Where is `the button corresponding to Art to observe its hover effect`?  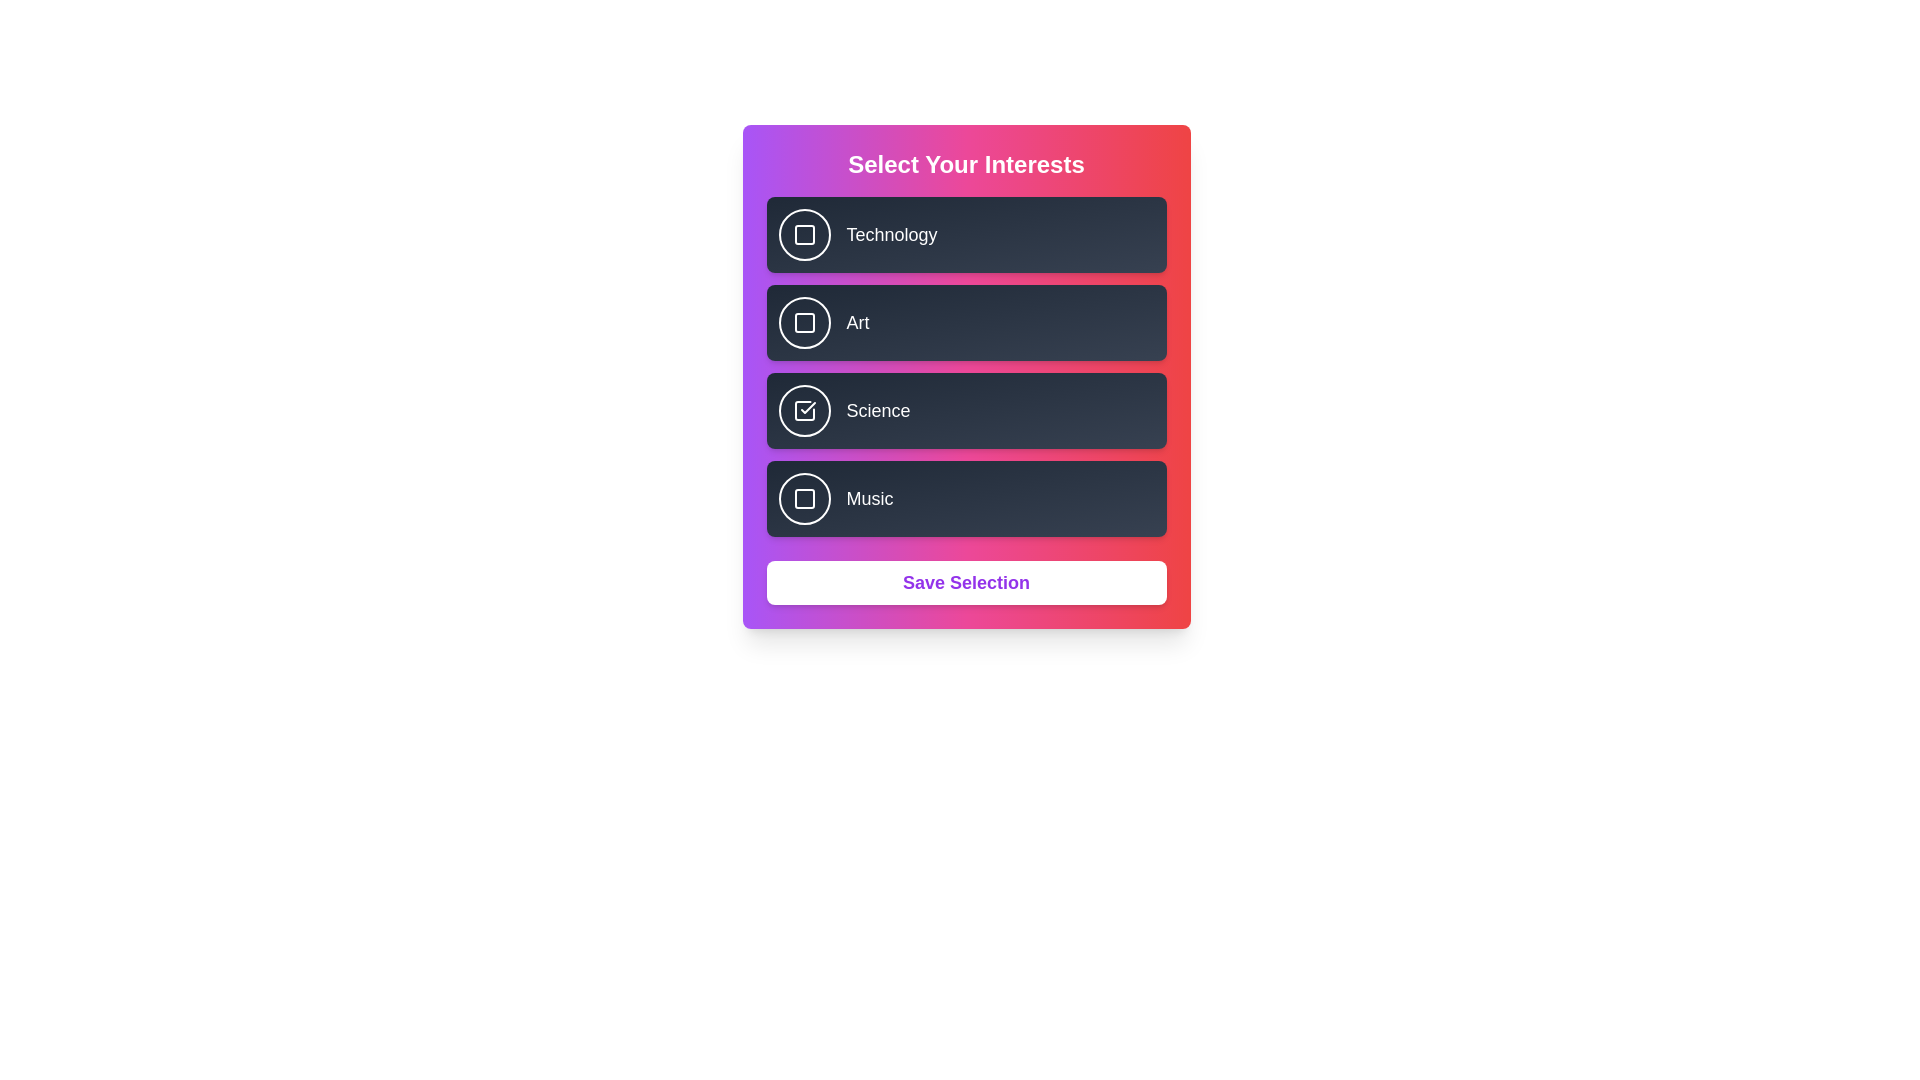 the button corresponding to Art to observe its hover effect is located at coordinates (804, 322).